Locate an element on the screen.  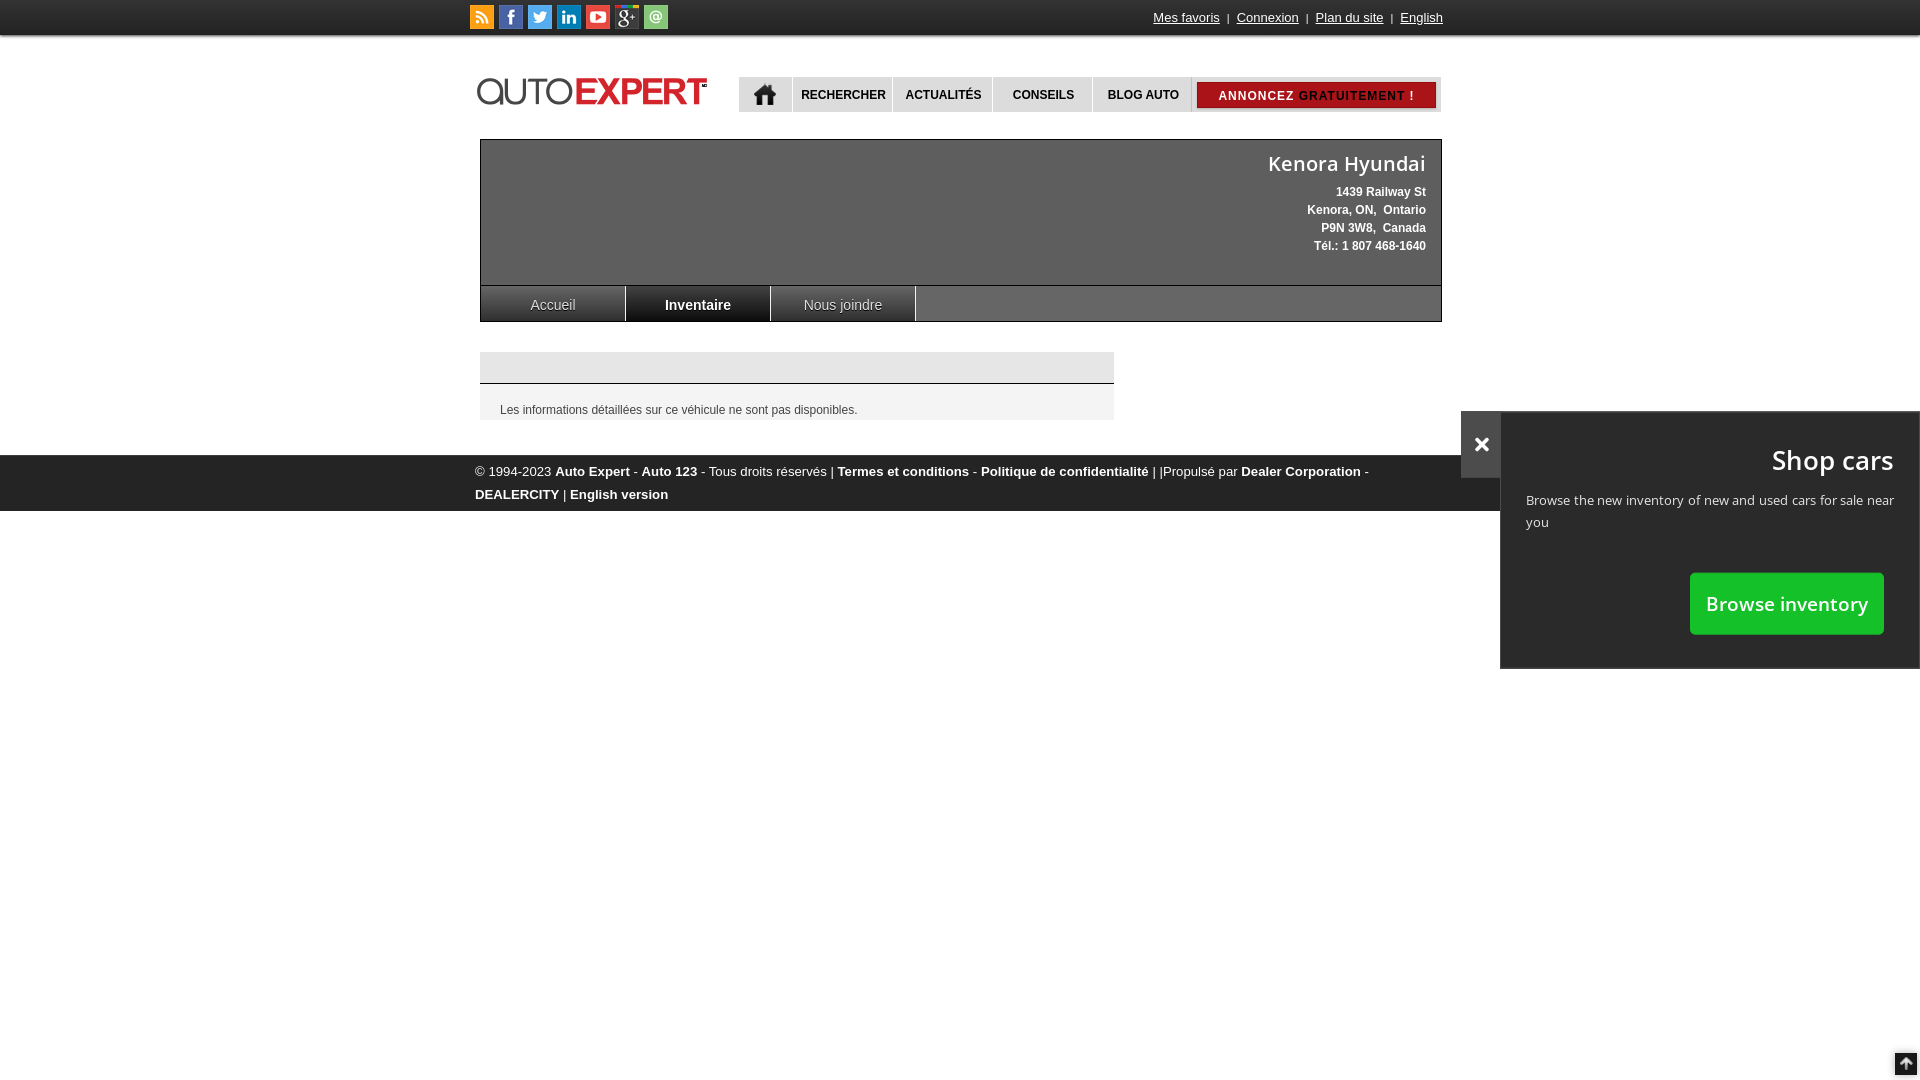
'Suivez Publications Le Guide Inc. sur LinkedIn' is located at coordinates (556, 24).